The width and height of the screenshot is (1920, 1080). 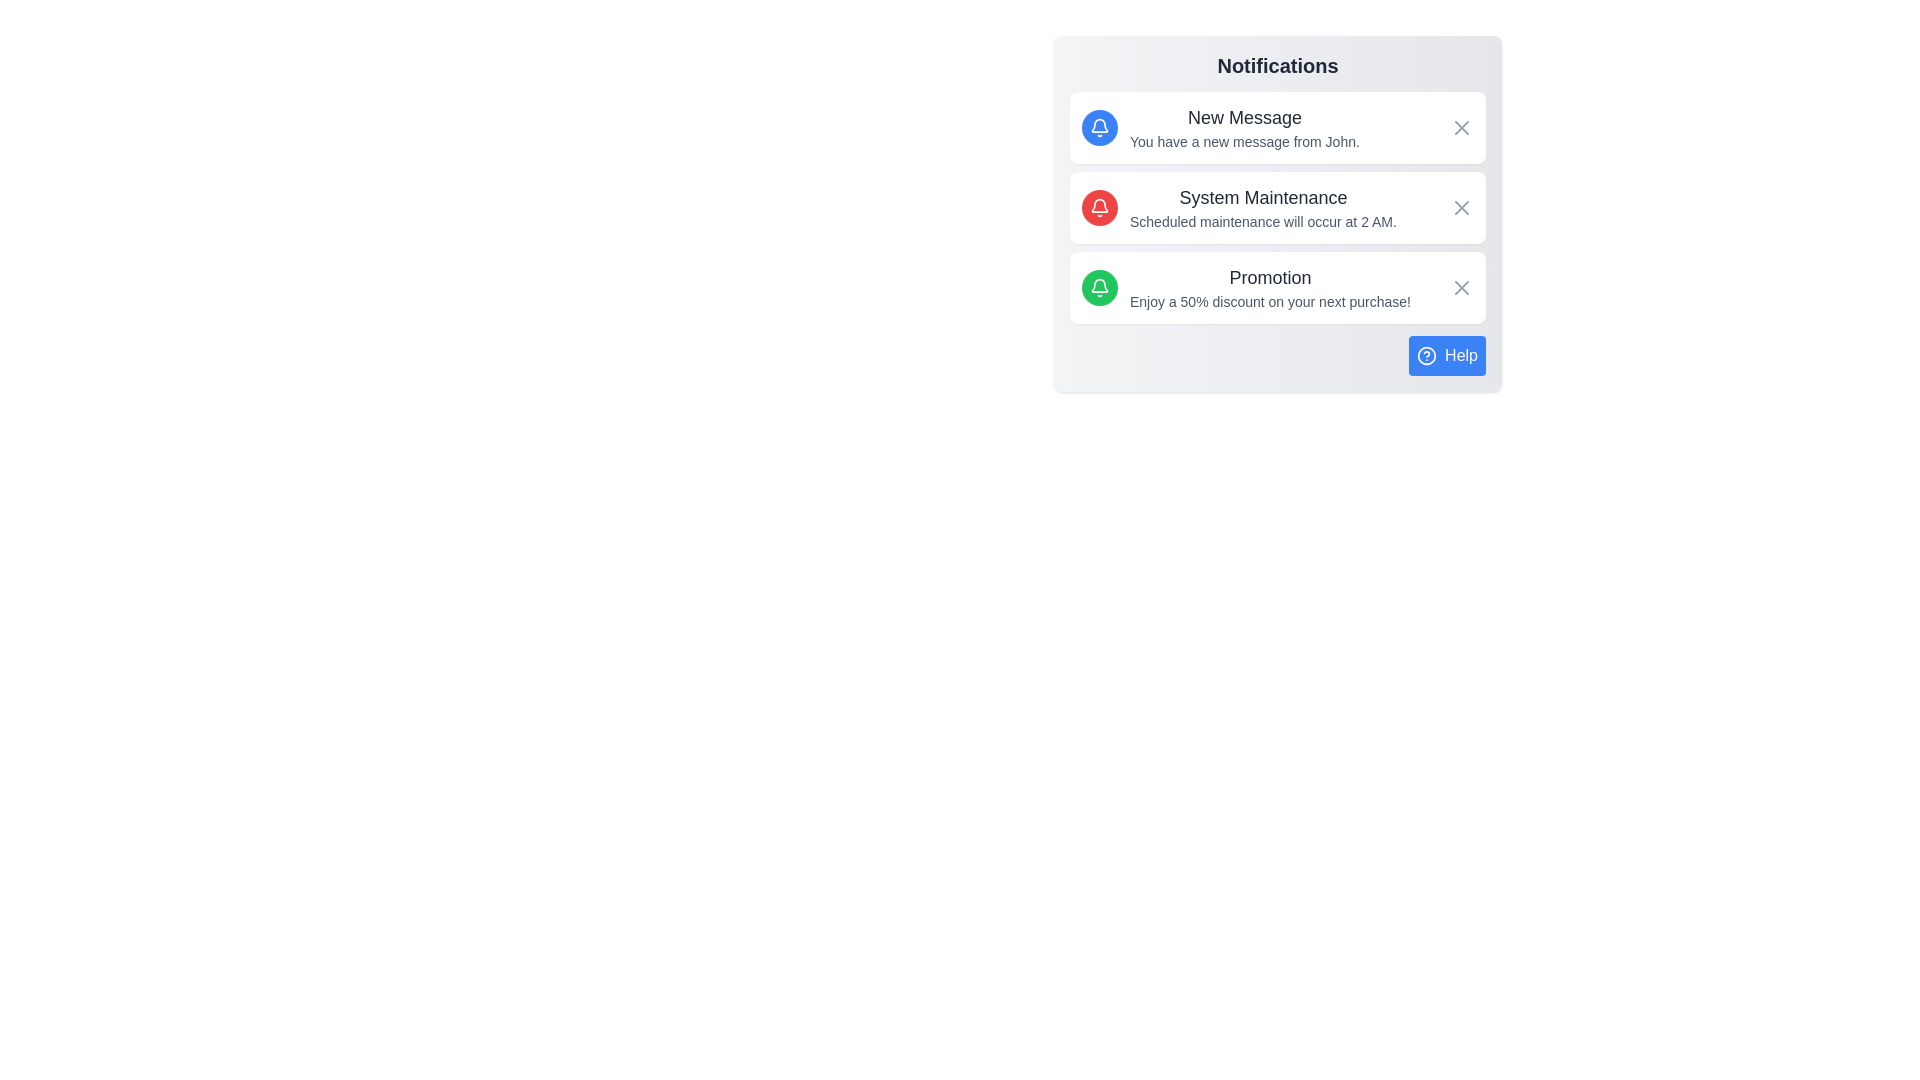 What do you see at coordinates (1426, 354) in the screenshot?
I see `the help icon located at the bottom-right corner of the notification panel, which is part of a blue button labeled 'Help'` at bounding box center [1426, 354].